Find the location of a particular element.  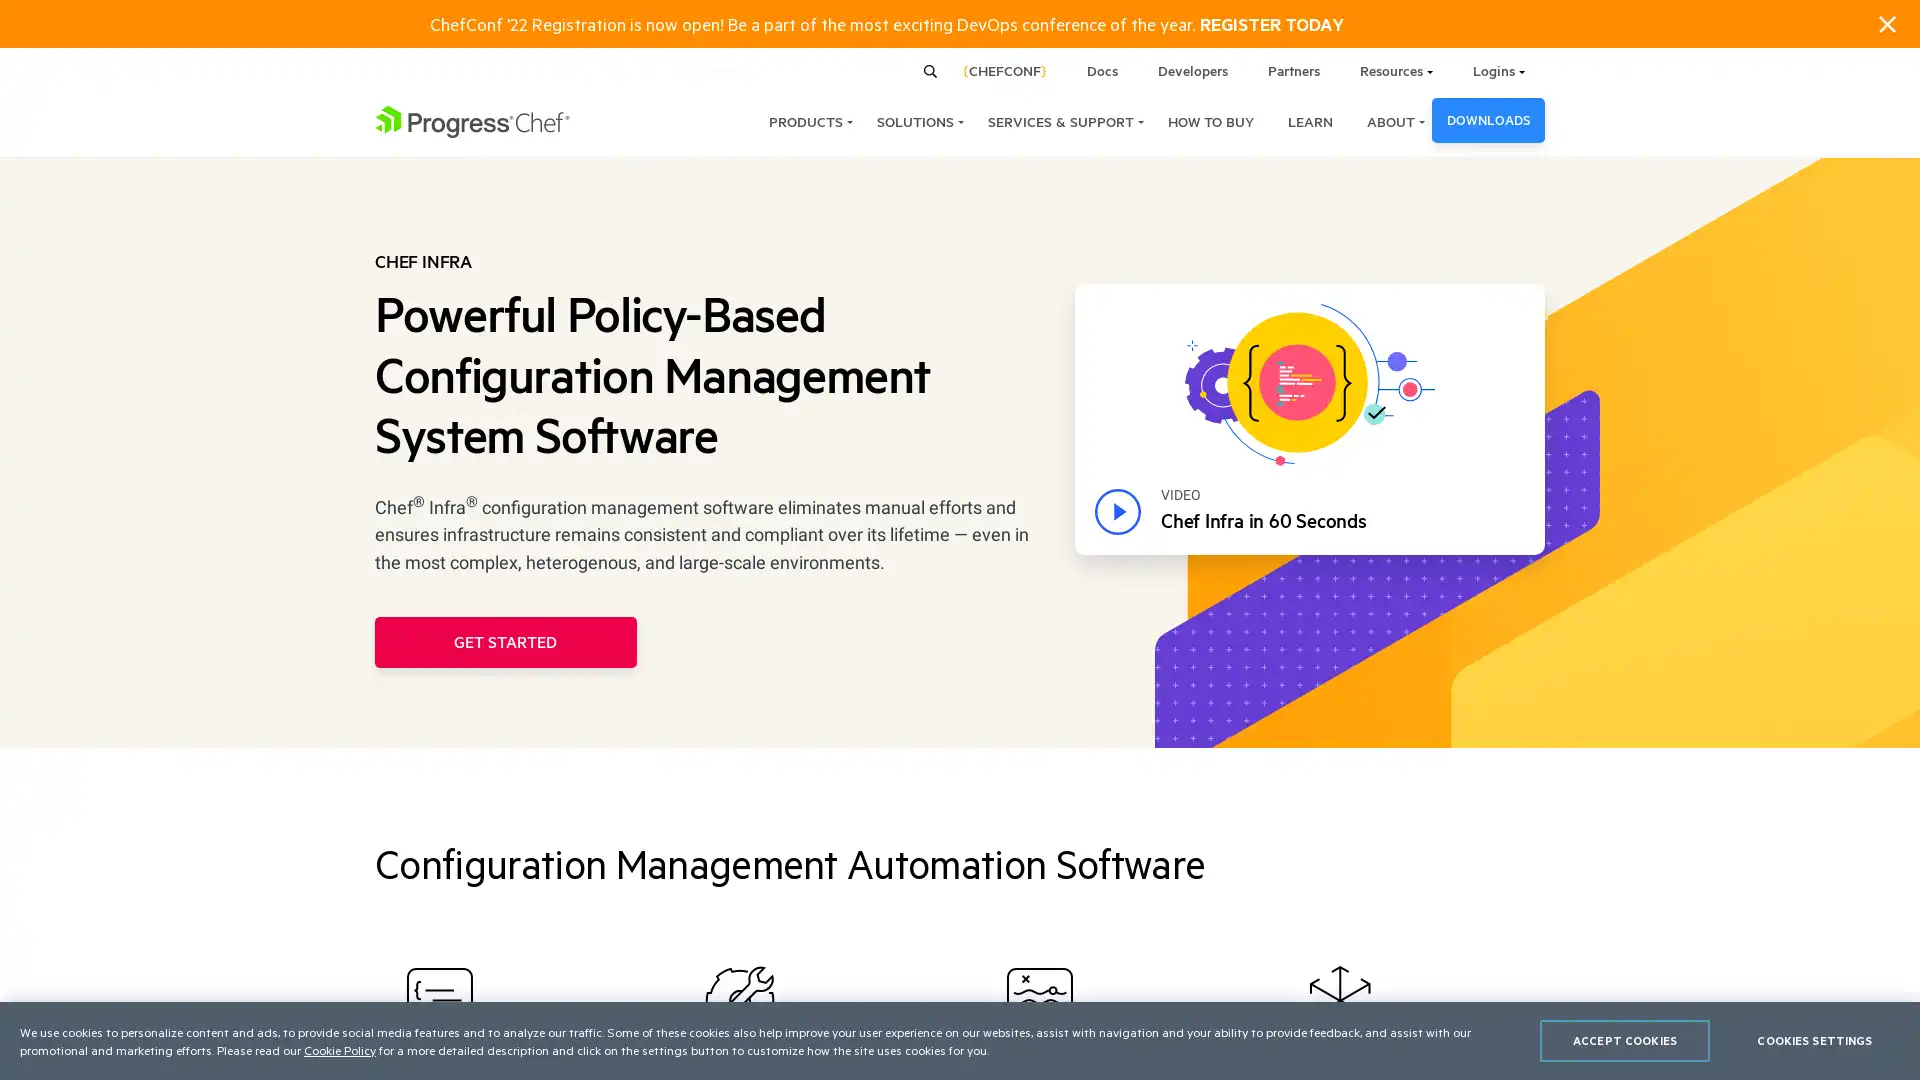

Logins is located at coordinates (1498, 71).